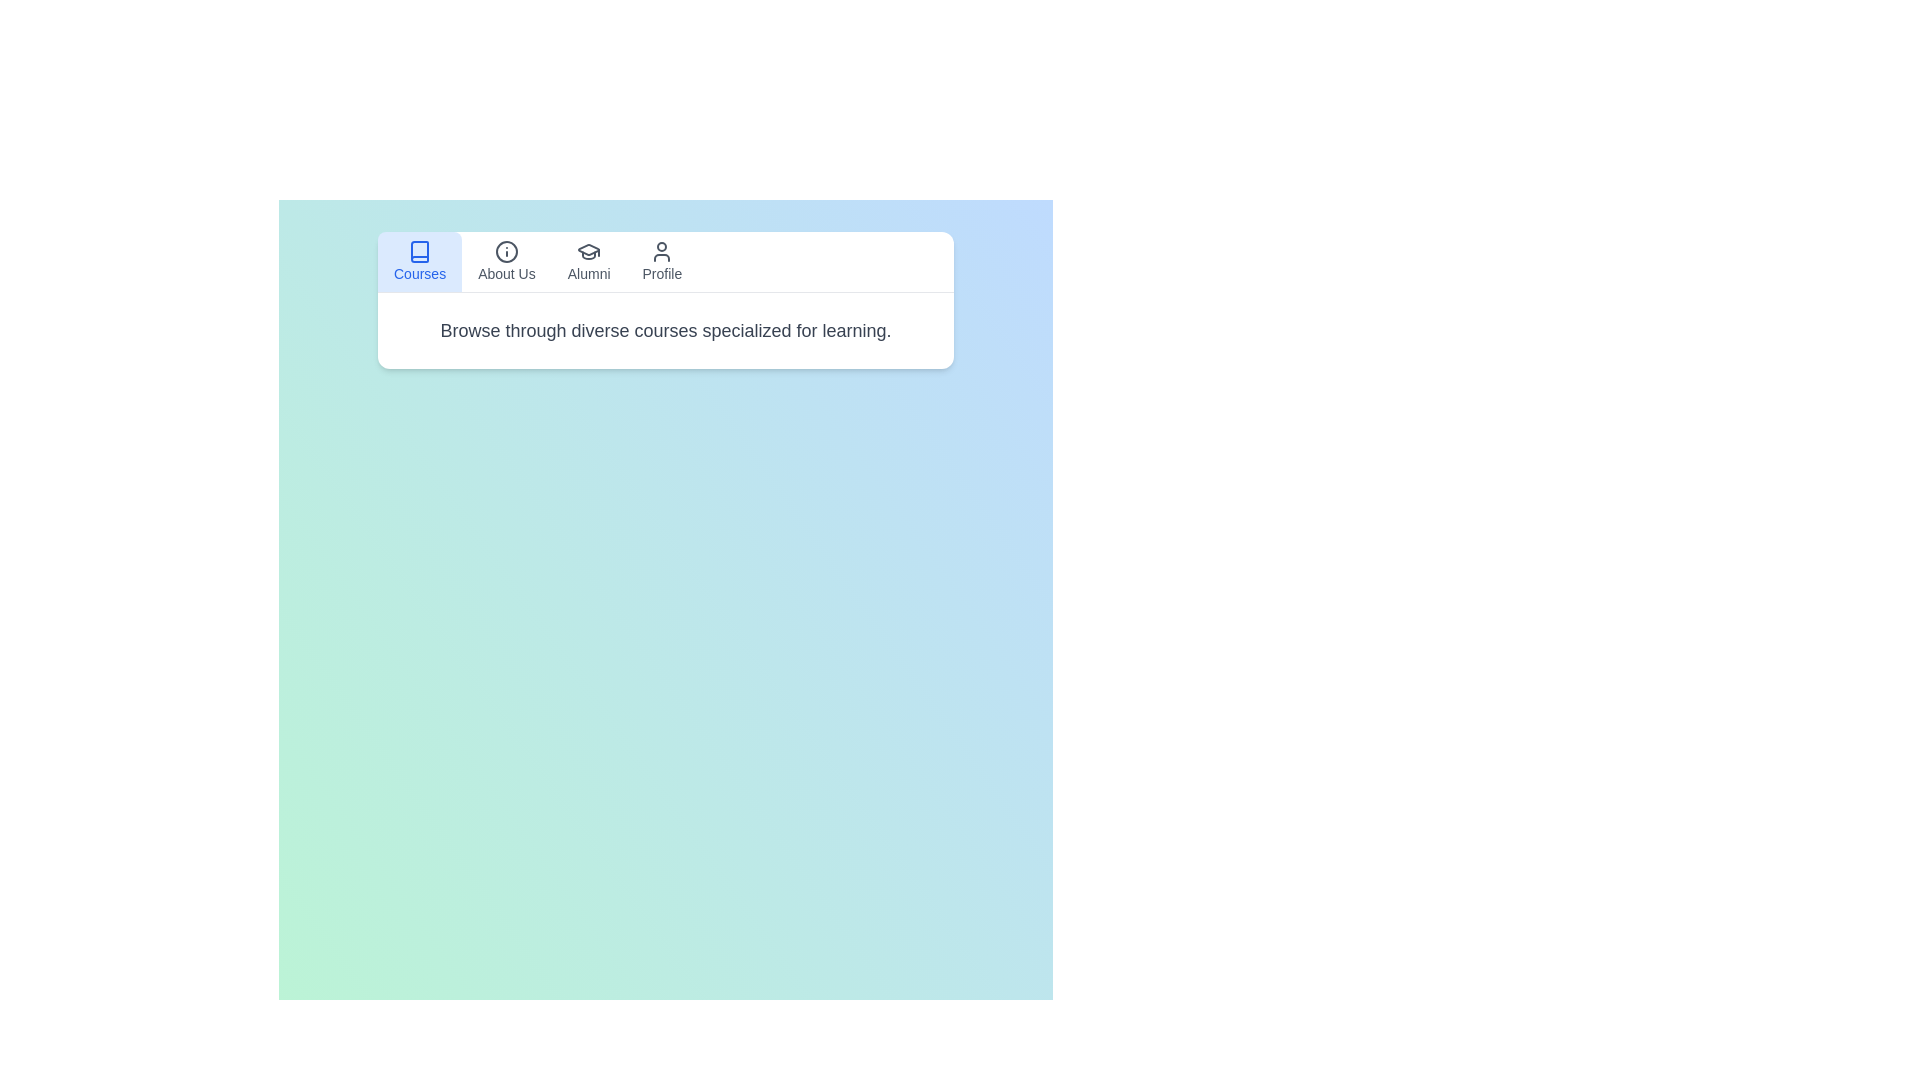 The height and width of the screenshot is (1080, 1920). What do you see at coordinates (419, 261) in the screenshot?
I see `the tab labeled Courses to view its content` at bounding box center [419, 261].